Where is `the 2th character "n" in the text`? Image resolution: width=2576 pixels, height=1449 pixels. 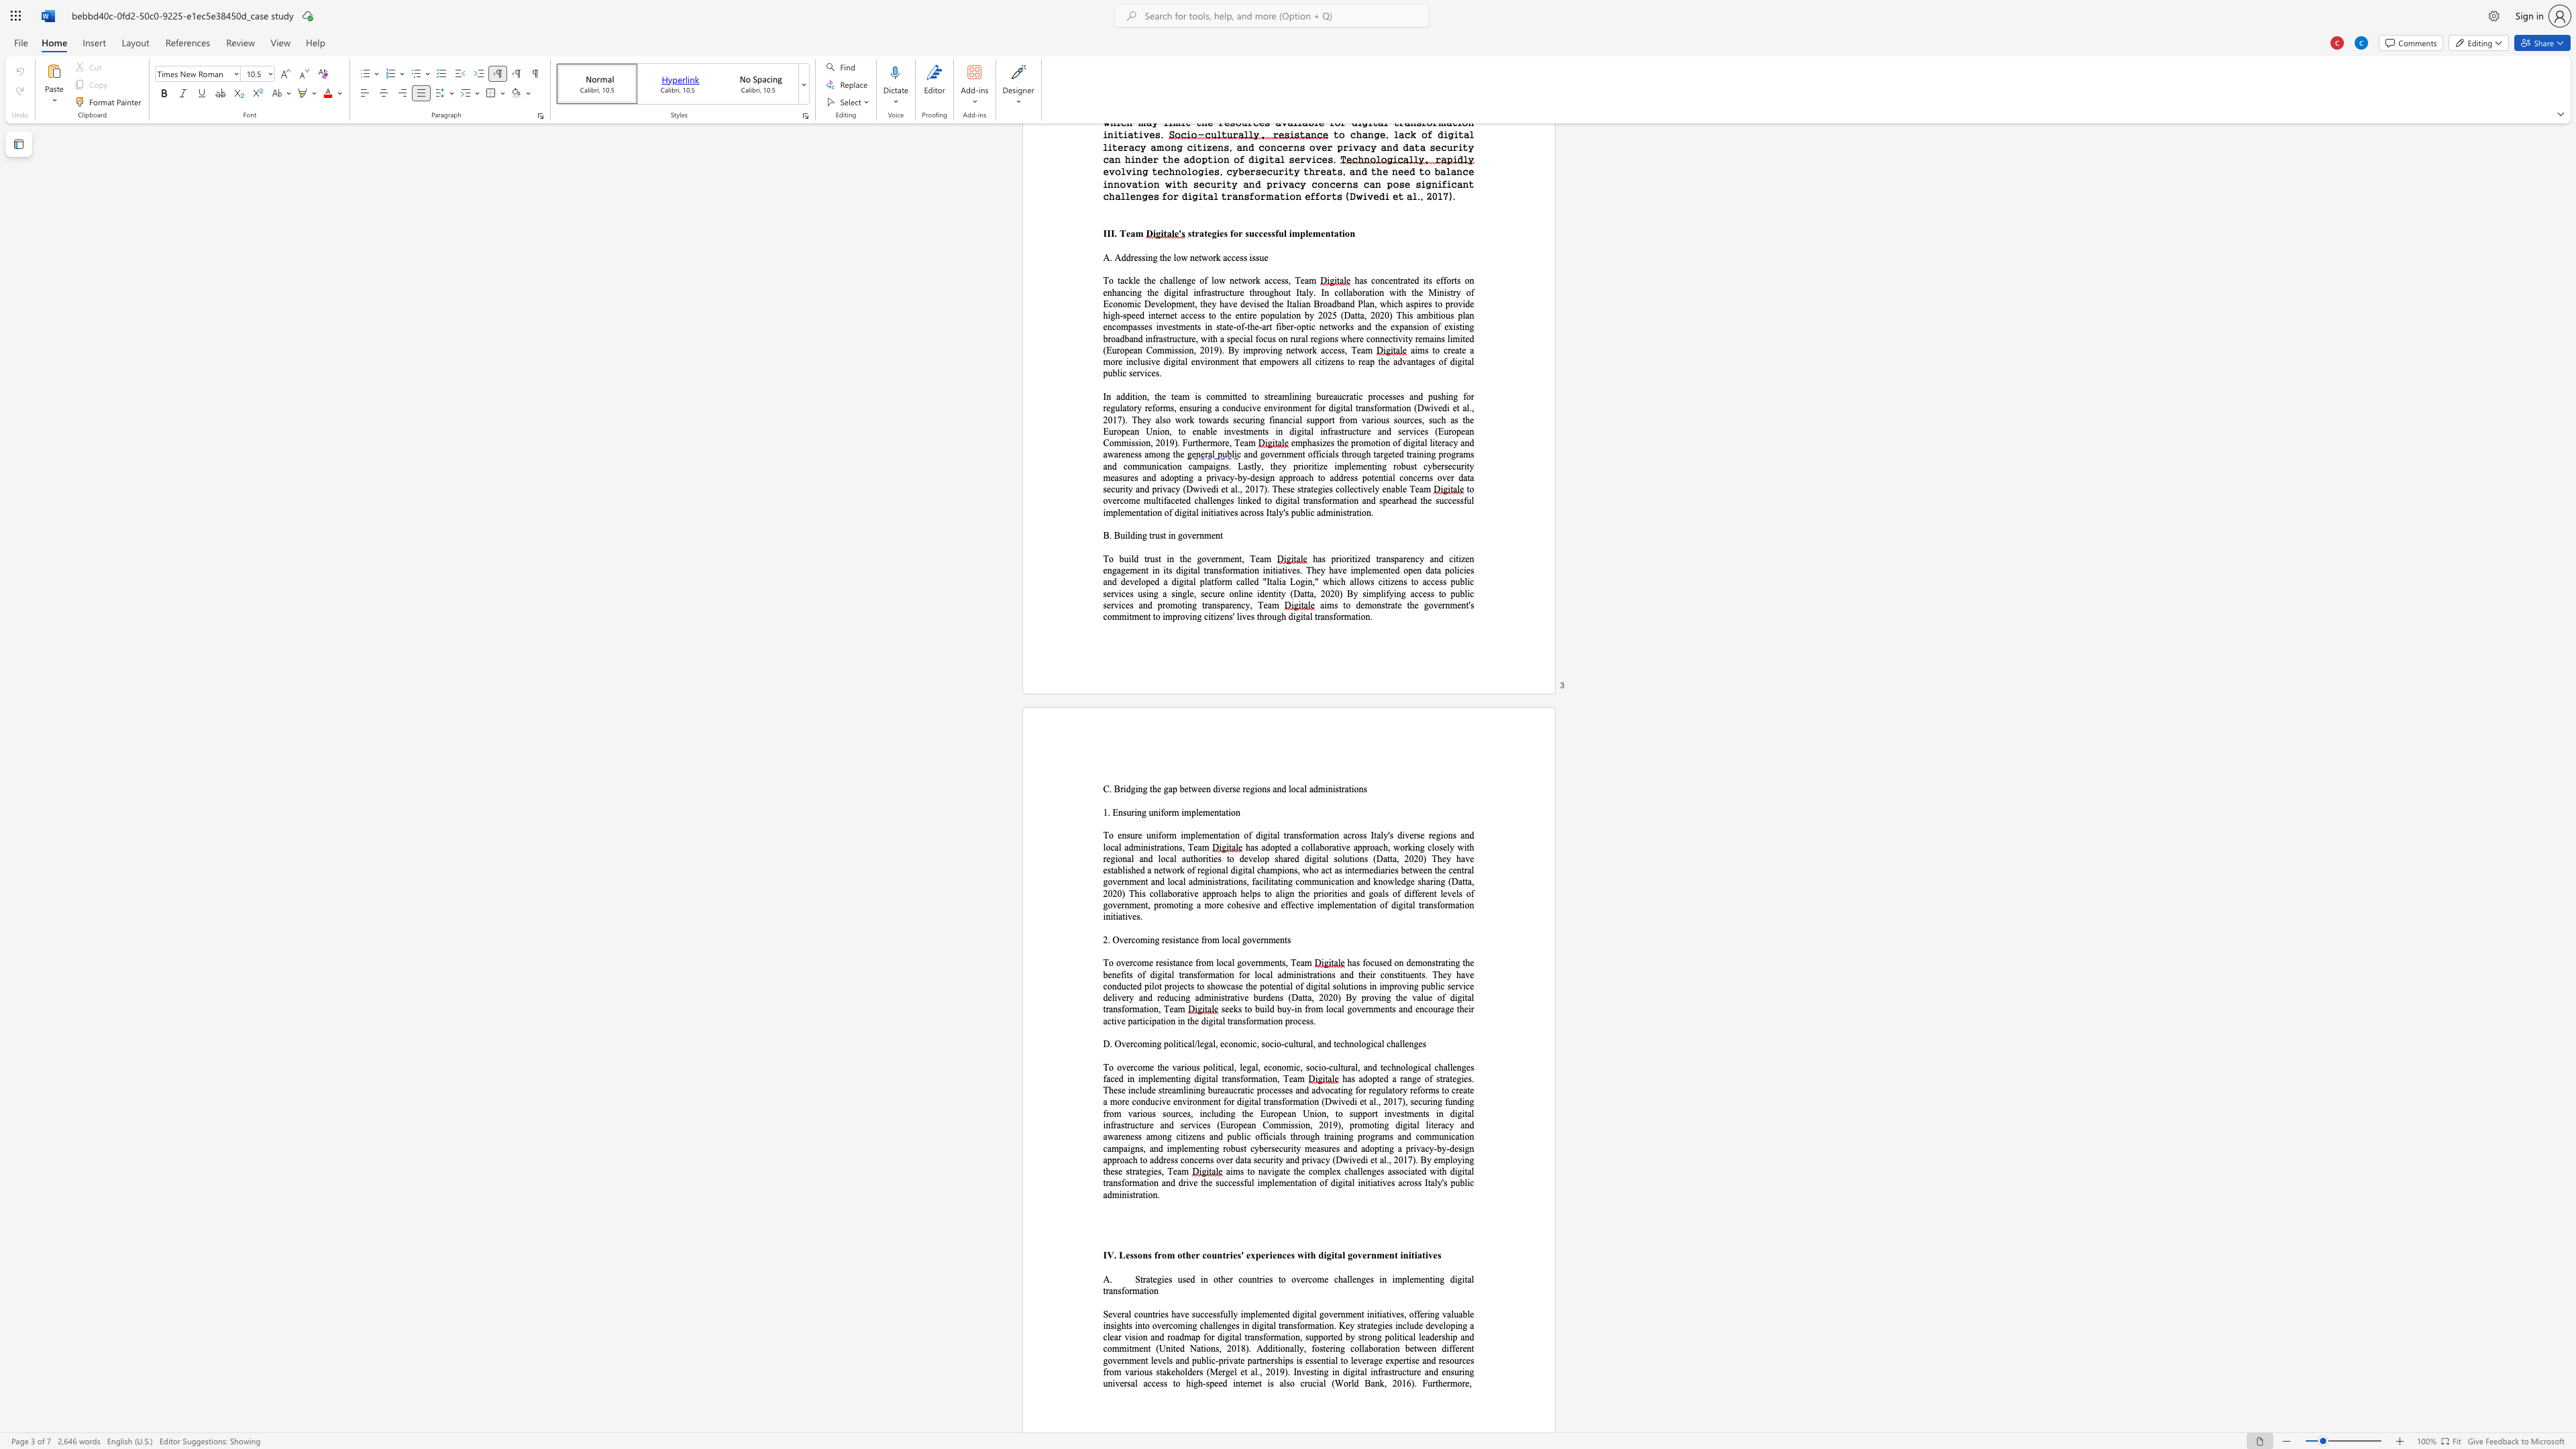 the 2th character "n" in the text is located at coordinates (1452, 961).